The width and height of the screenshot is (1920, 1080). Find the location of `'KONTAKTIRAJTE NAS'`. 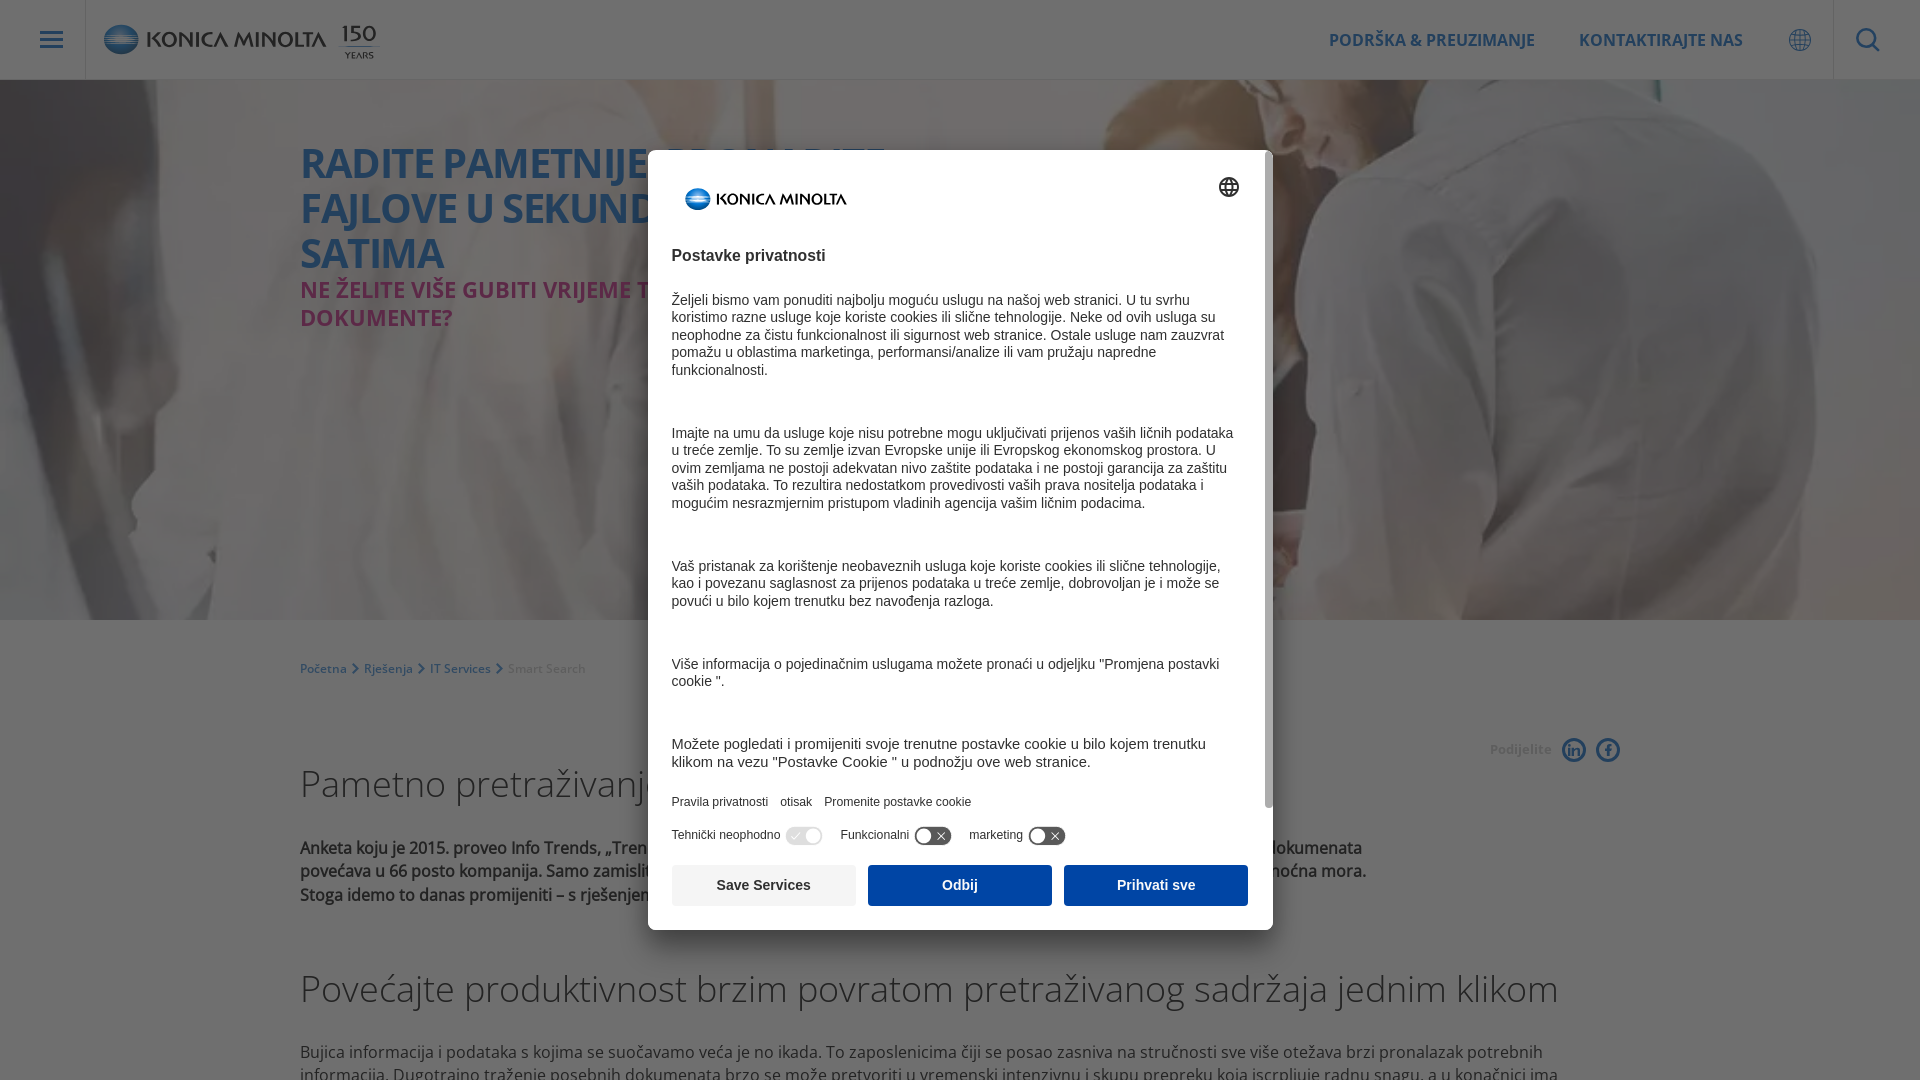

'KONTAKTIRAJTE NAS' is located at coordinates (1660, 39).